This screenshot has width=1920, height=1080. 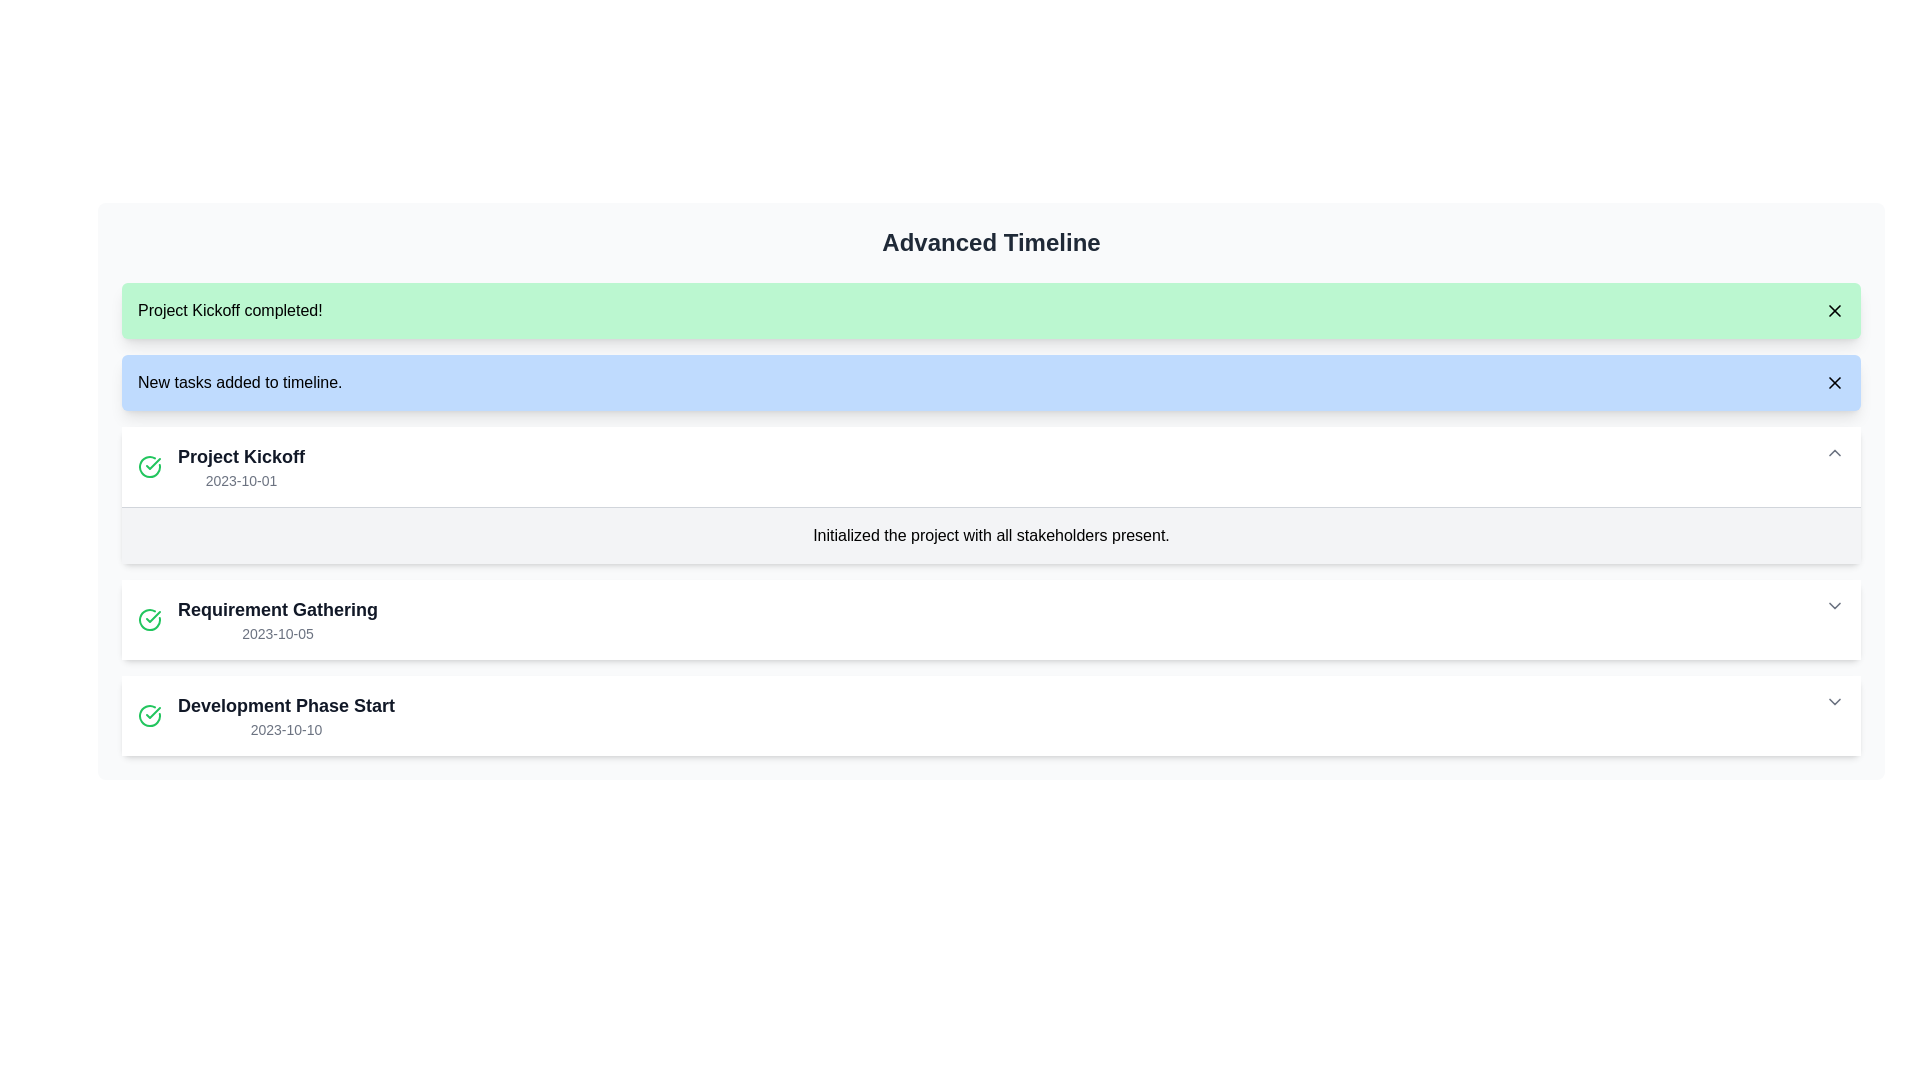 What do you see at coordinates (265, 715) in the screenshot?
I see `the last list item in the project timeline that represents a milestone or task, which displays the task name and associated date` at bounding box center [265, 715].